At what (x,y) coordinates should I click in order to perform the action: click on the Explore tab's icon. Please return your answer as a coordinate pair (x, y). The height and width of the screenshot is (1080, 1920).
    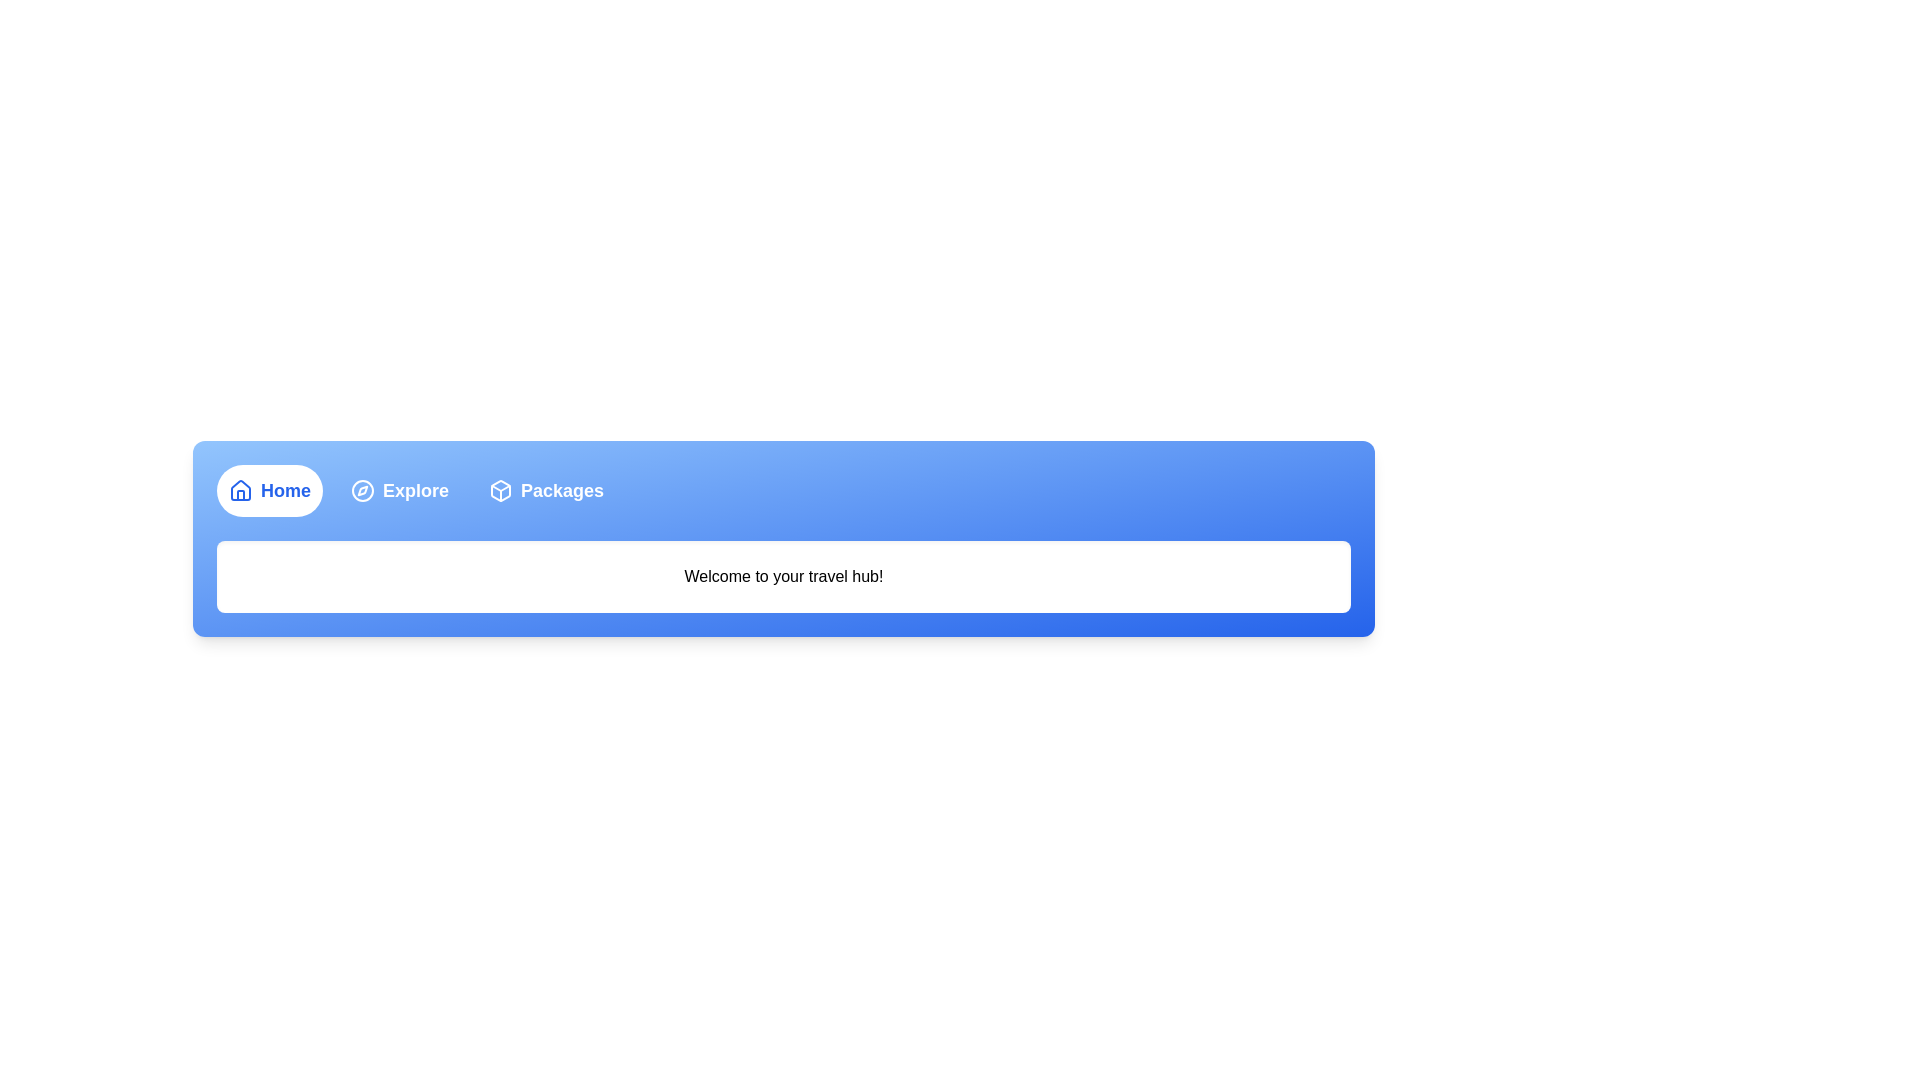
    Looking at the image, I should click on (363, 490).